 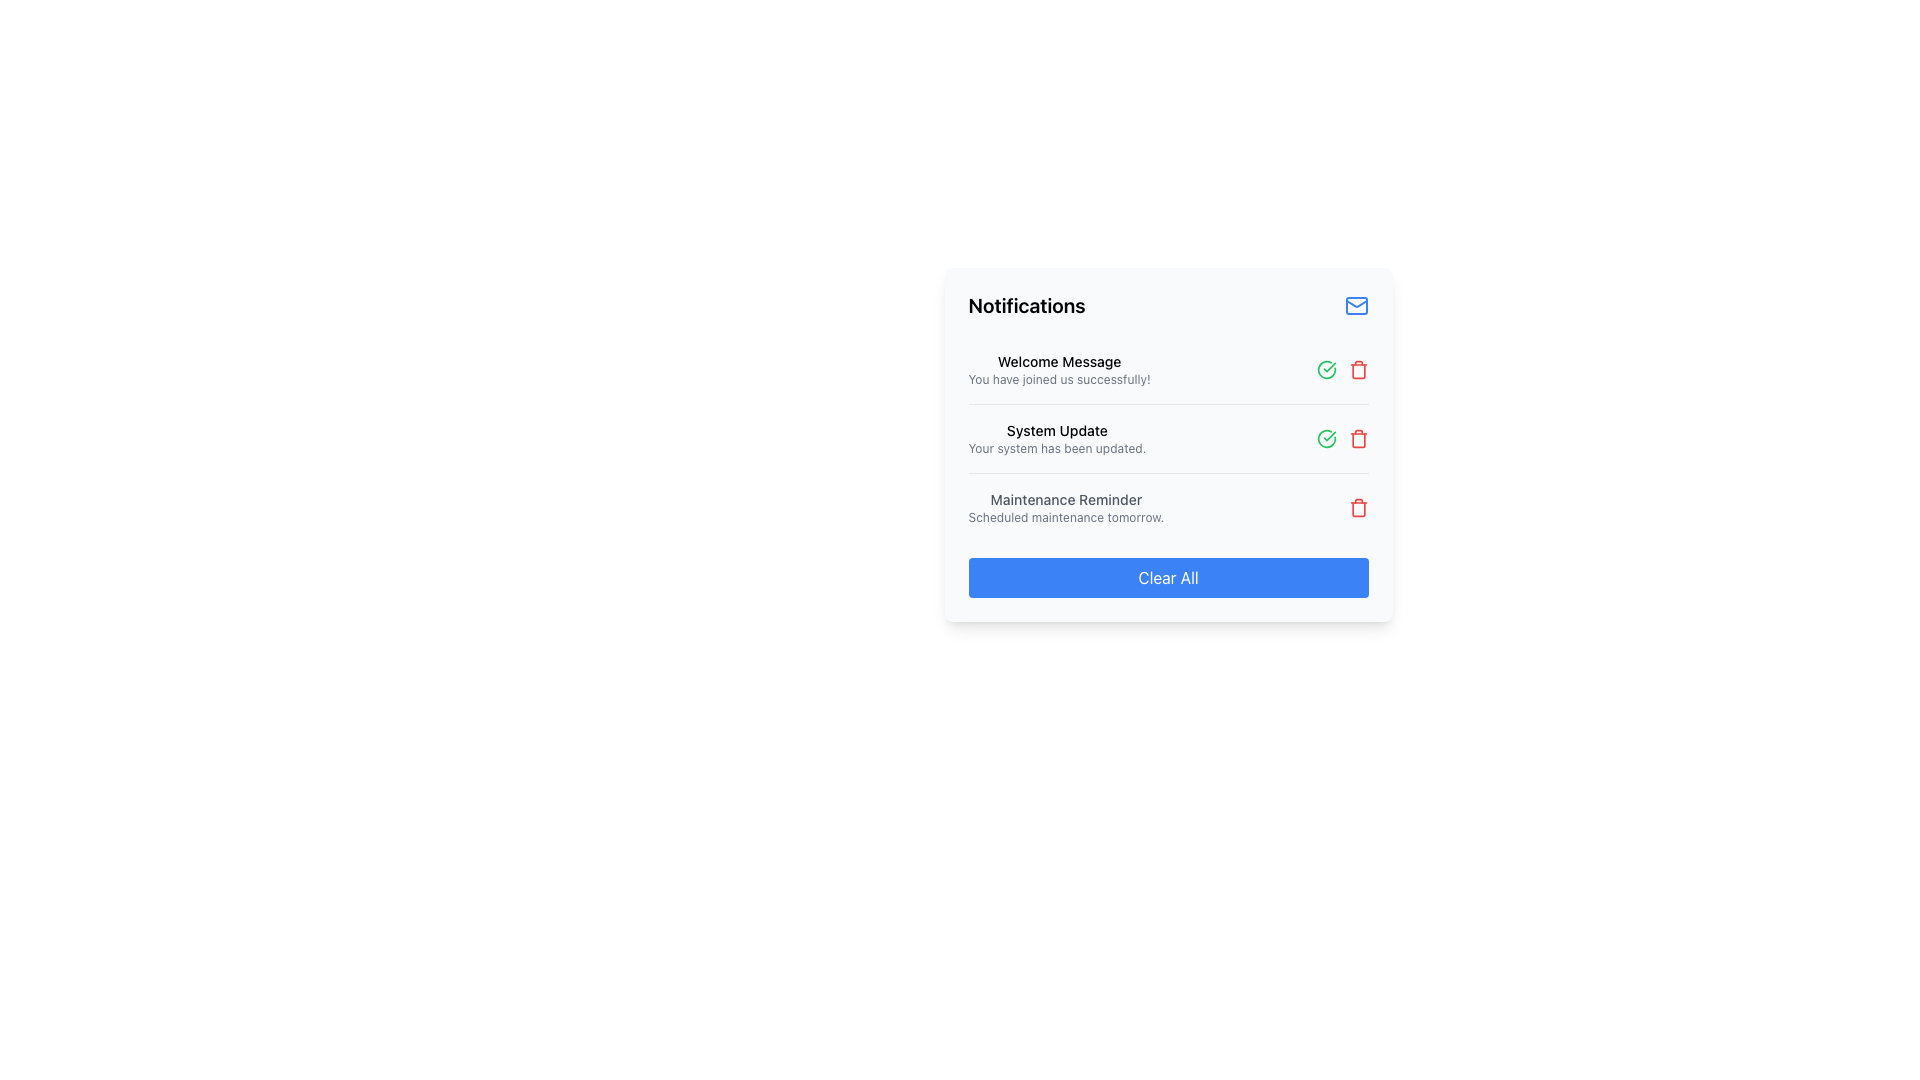 What do you see at coordinates (1356, 305) in the screenshot?
I see `the blue envelope icon in the notifications header` at bounding box center [1356, 305].